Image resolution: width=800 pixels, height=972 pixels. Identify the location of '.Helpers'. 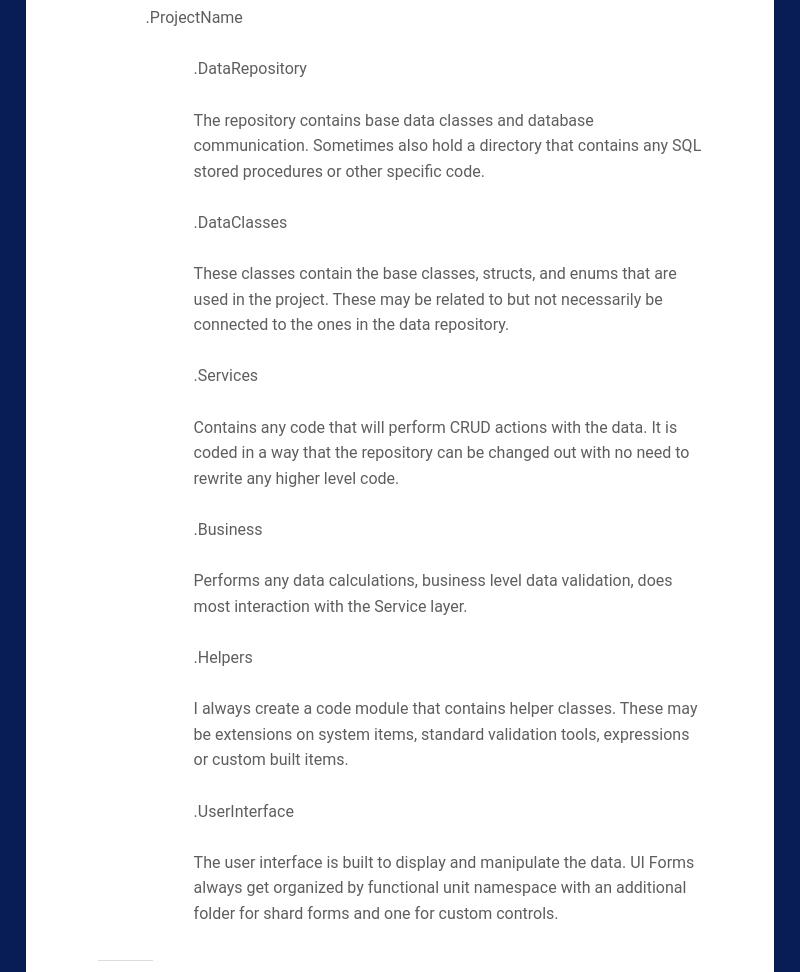
(222, 656).